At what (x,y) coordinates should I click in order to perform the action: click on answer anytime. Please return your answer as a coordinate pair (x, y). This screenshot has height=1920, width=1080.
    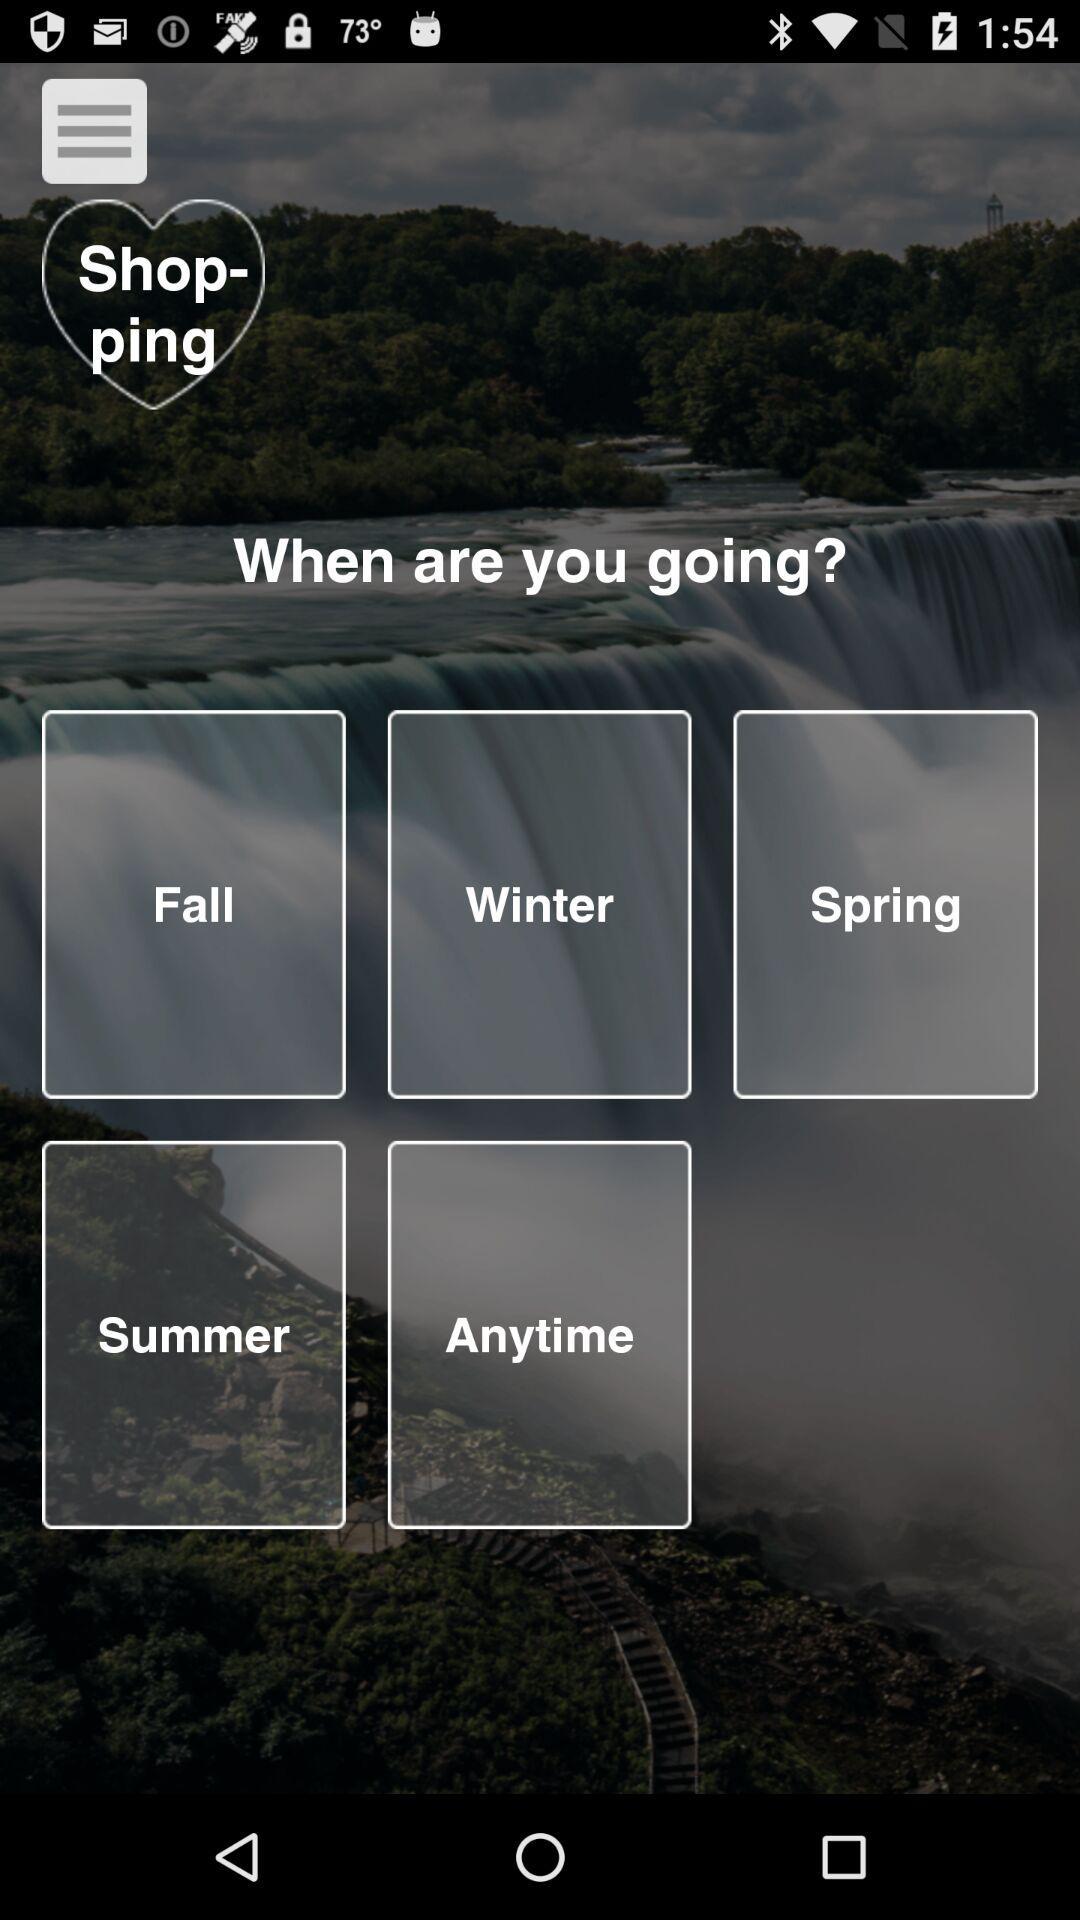
    Looking at the image, I should click on (538, 1334).